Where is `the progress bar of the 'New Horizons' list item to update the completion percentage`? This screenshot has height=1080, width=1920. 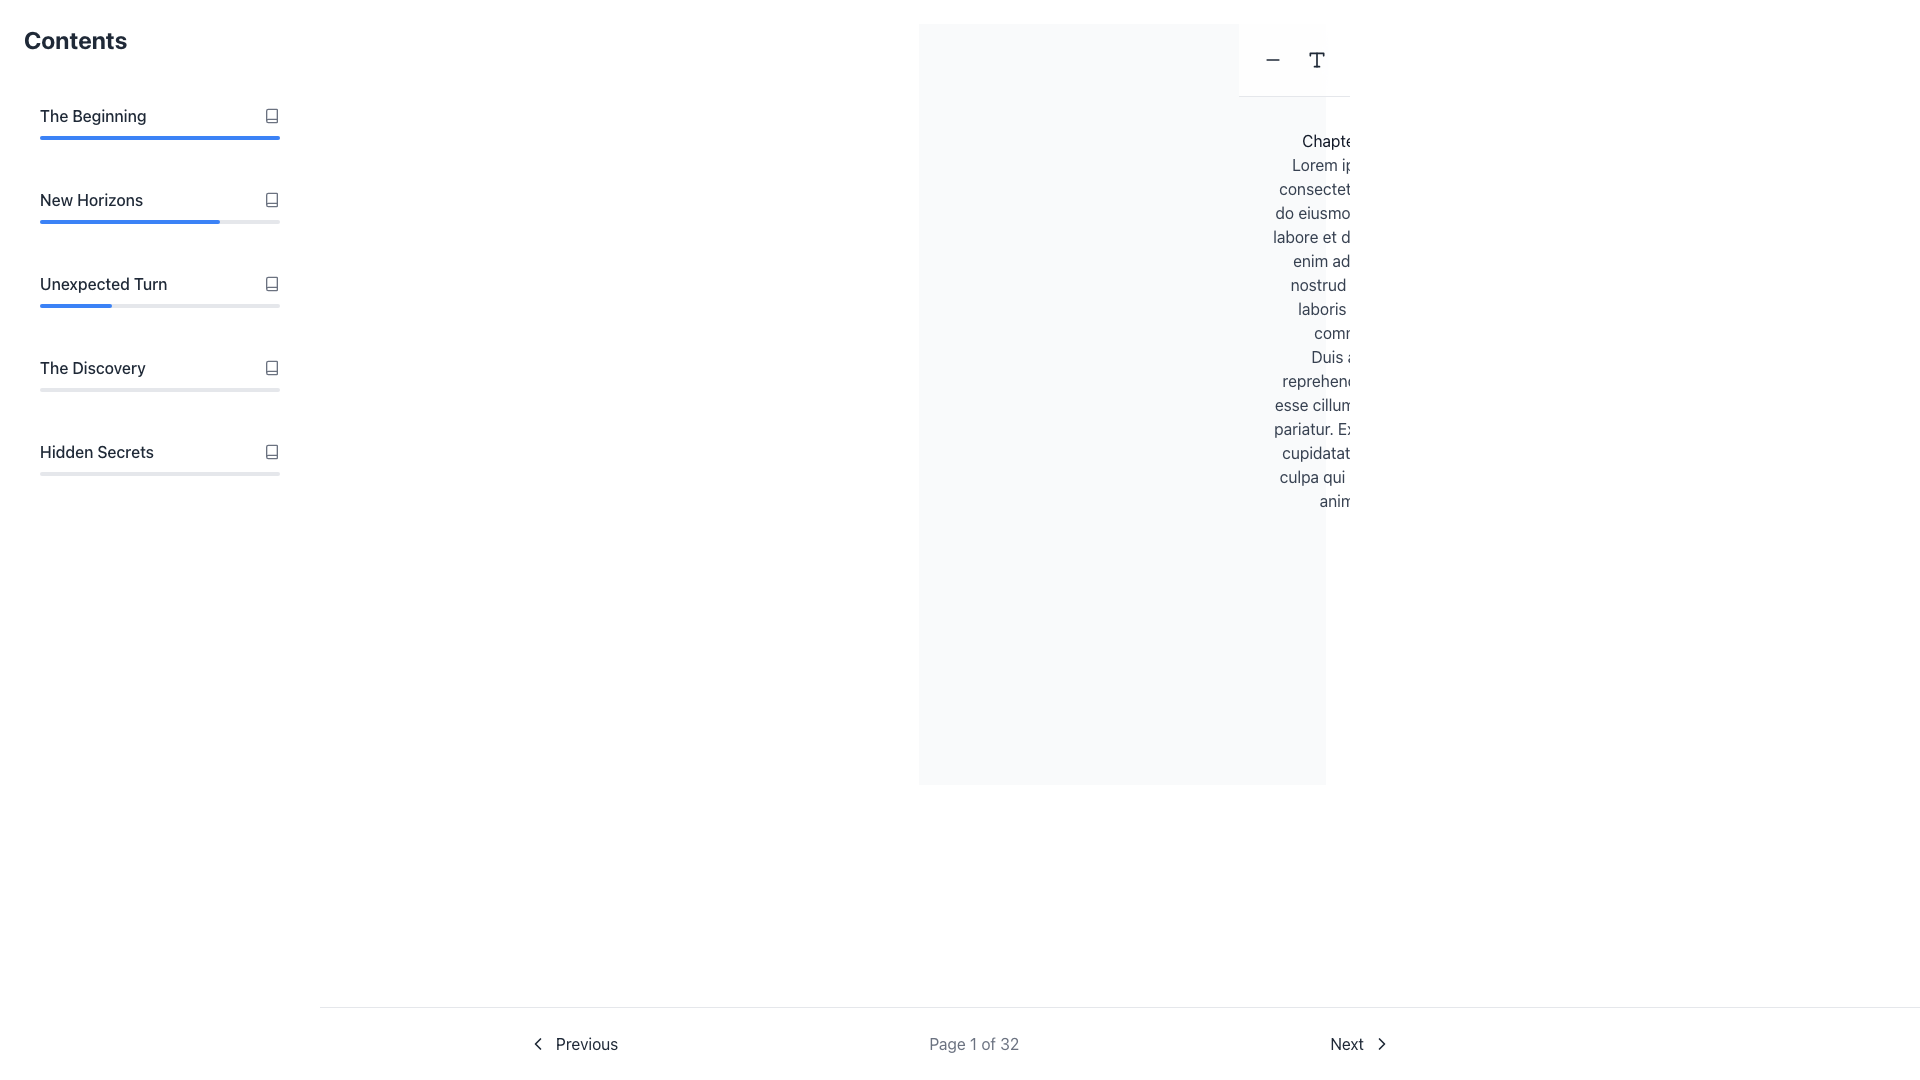
the progress bar of the 'New Horizons' list item to update the completion percentage is located at coordinates (158, 205).